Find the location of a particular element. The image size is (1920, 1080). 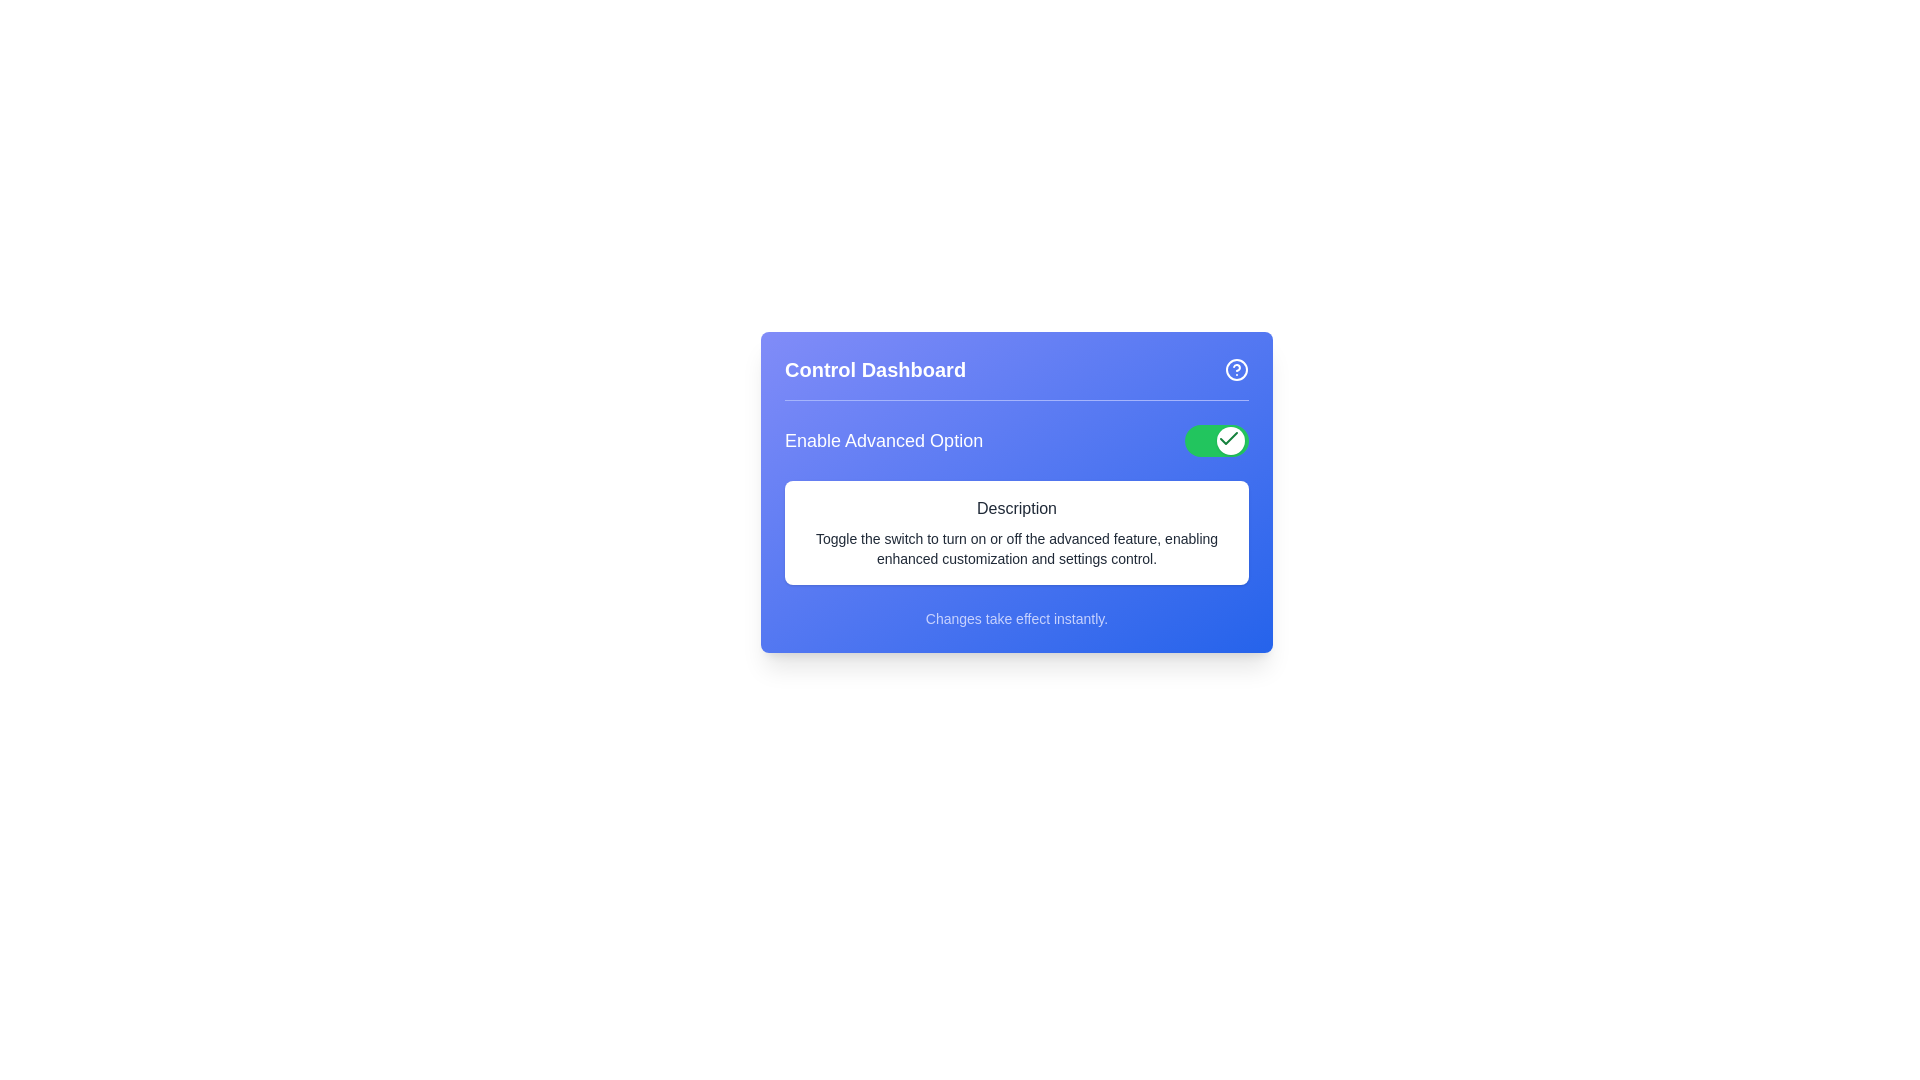

the green toggle button containing the checkmark icon, located to the right of 'Enable Advanced Option' to trigger a tooltip or highlight effect is located at coordinates (1227, 438).